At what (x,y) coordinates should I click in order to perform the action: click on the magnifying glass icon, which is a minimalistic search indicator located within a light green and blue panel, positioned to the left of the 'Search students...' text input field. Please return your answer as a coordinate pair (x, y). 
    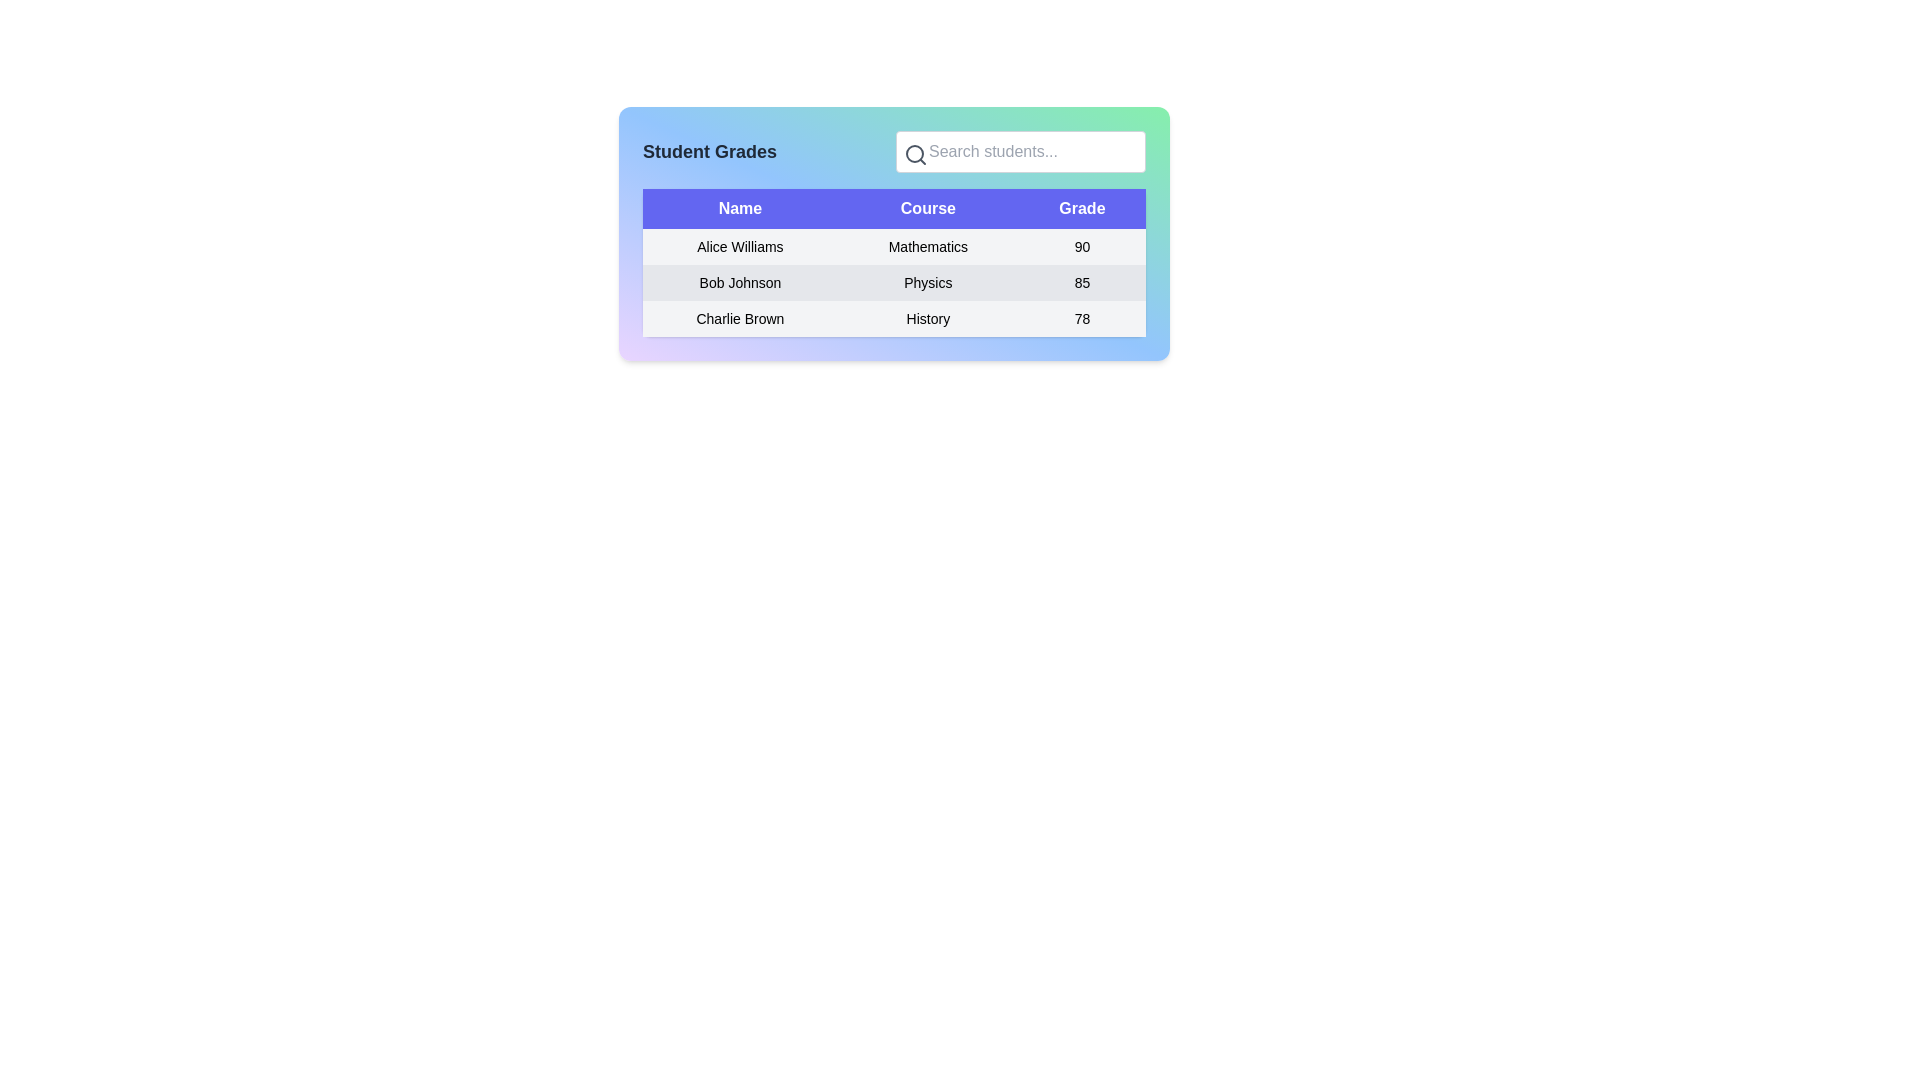
    Looking at the image, I should click on (915, 153).